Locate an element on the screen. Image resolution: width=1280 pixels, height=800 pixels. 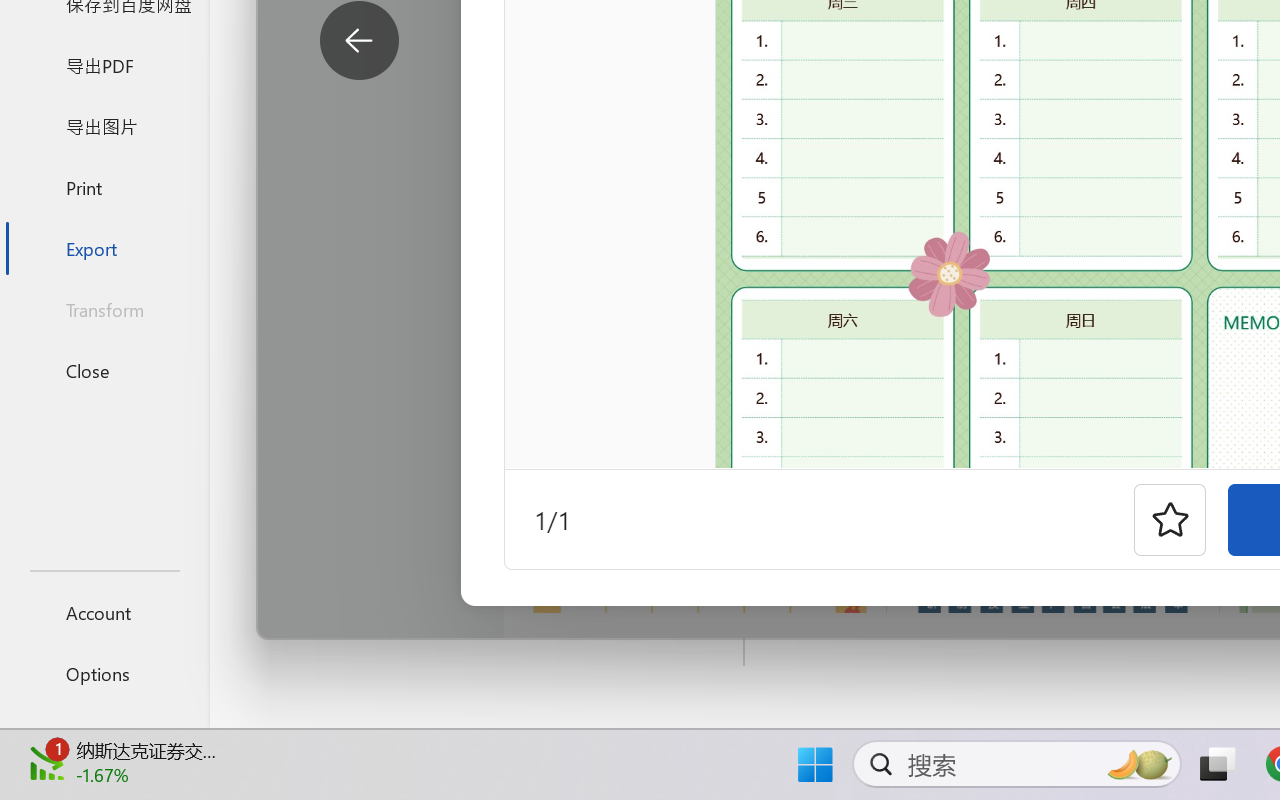
'Export' is located at coordinates (103, 247).